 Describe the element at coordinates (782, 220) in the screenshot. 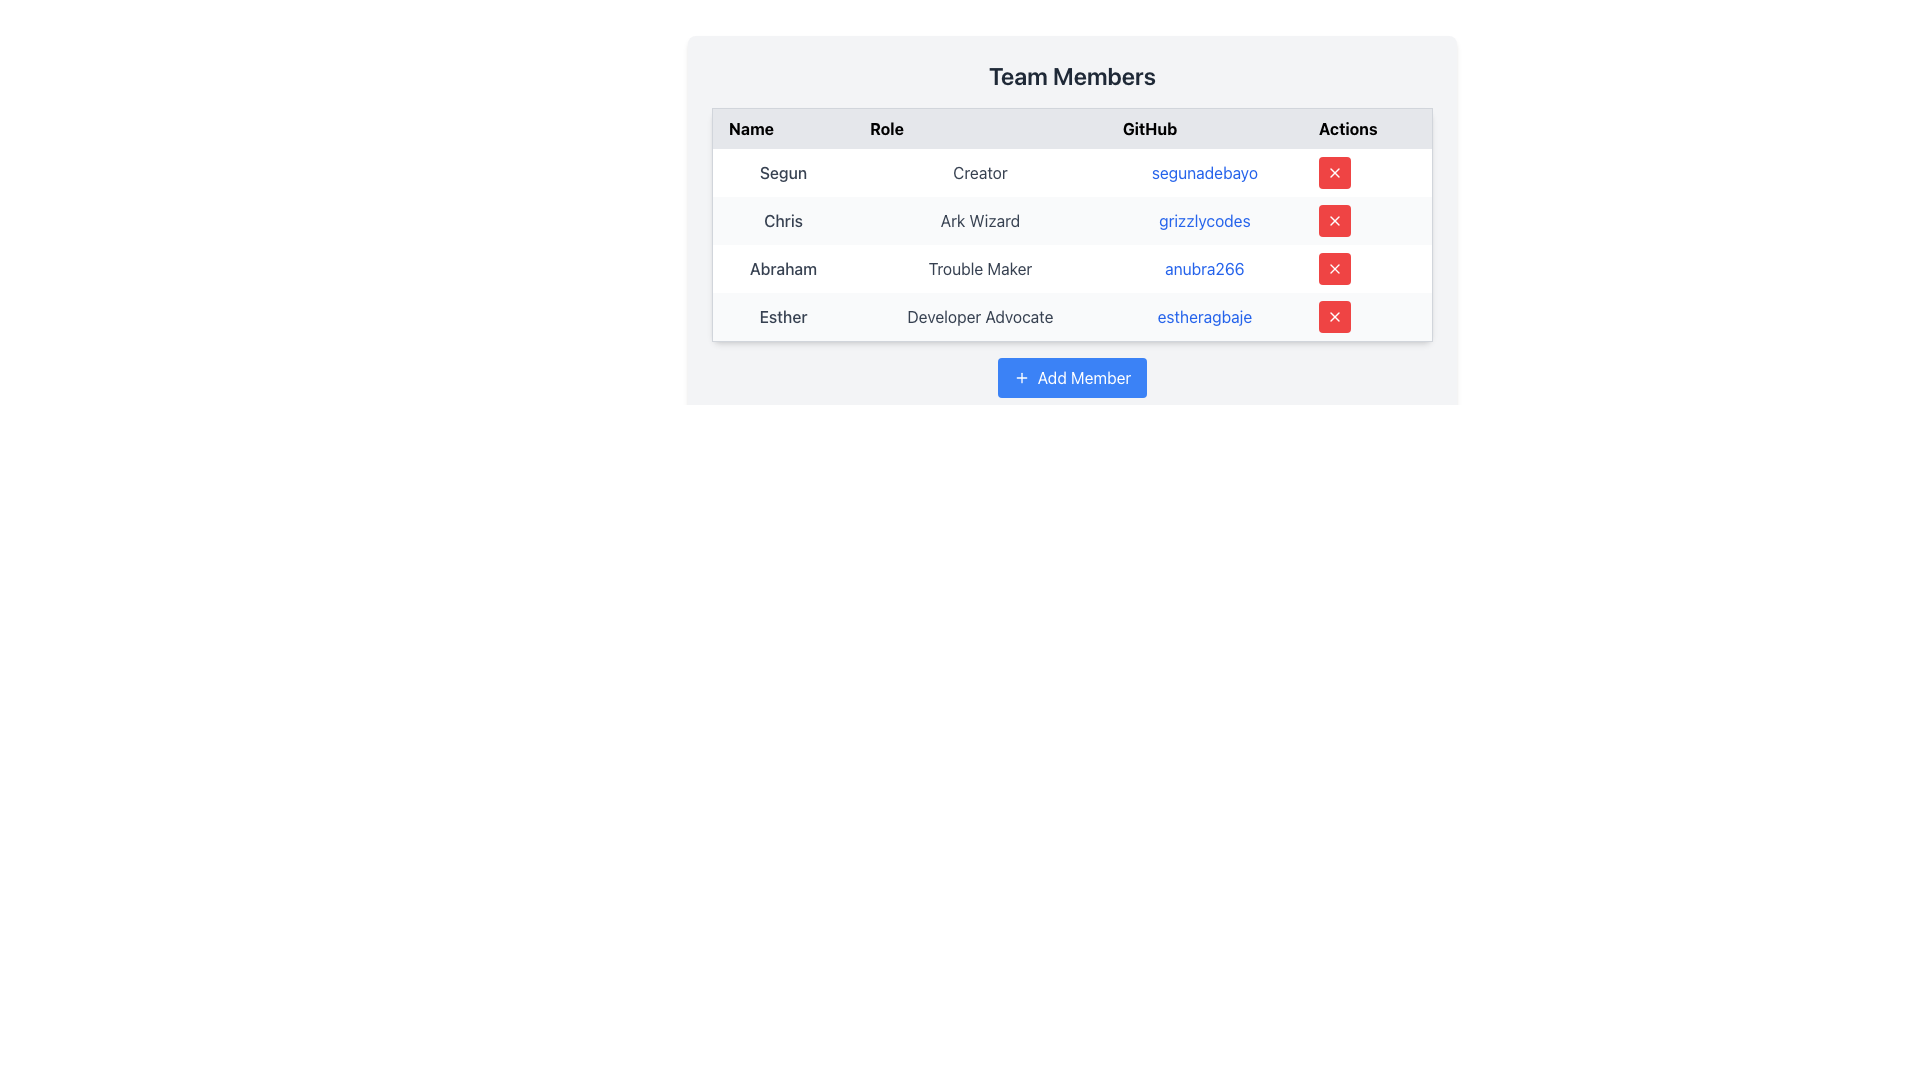

I see `the label displaying the name of the team member in the second row under the 'Name' column in the 'Team Members' section of the table` at that location.